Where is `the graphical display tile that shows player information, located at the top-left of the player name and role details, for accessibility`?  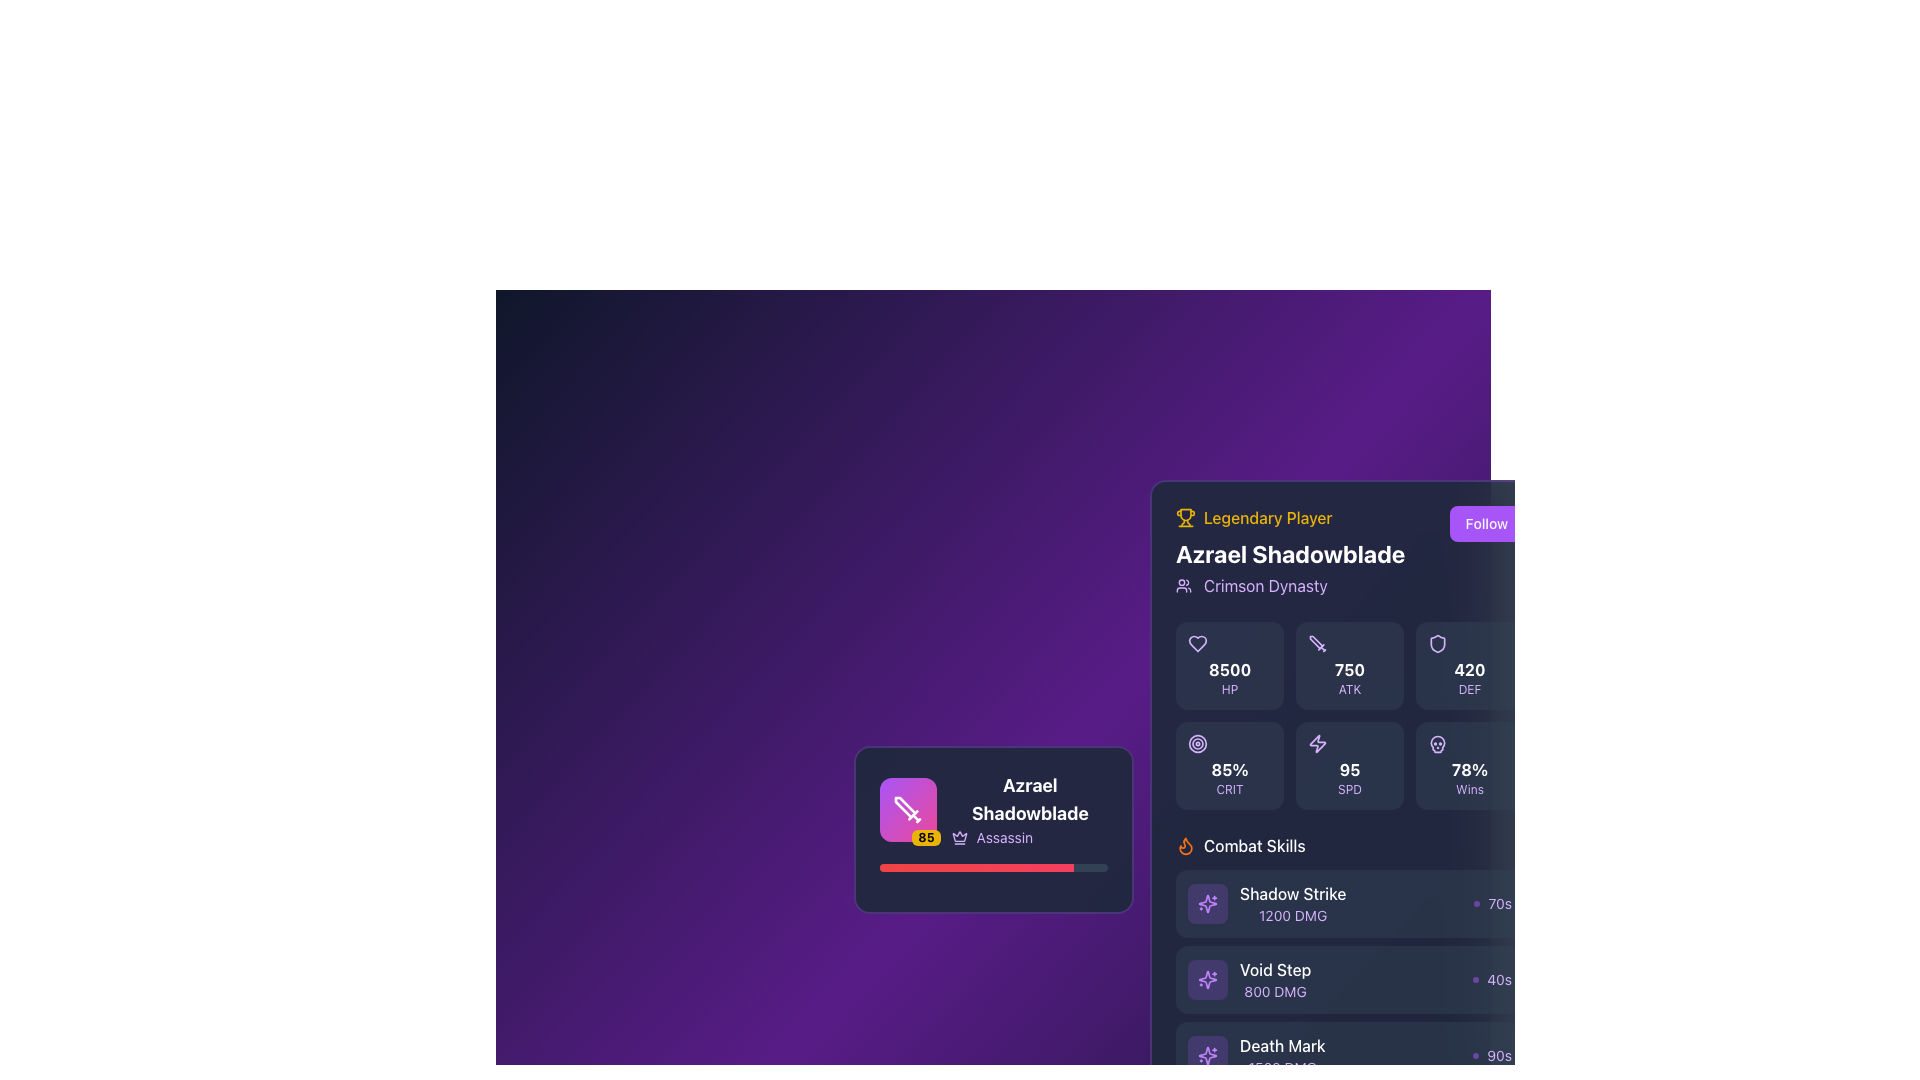
the graphical display tile that shows player information, located at the top-left of the player name and role details, for accessibility is located at coordinates (906, 810).